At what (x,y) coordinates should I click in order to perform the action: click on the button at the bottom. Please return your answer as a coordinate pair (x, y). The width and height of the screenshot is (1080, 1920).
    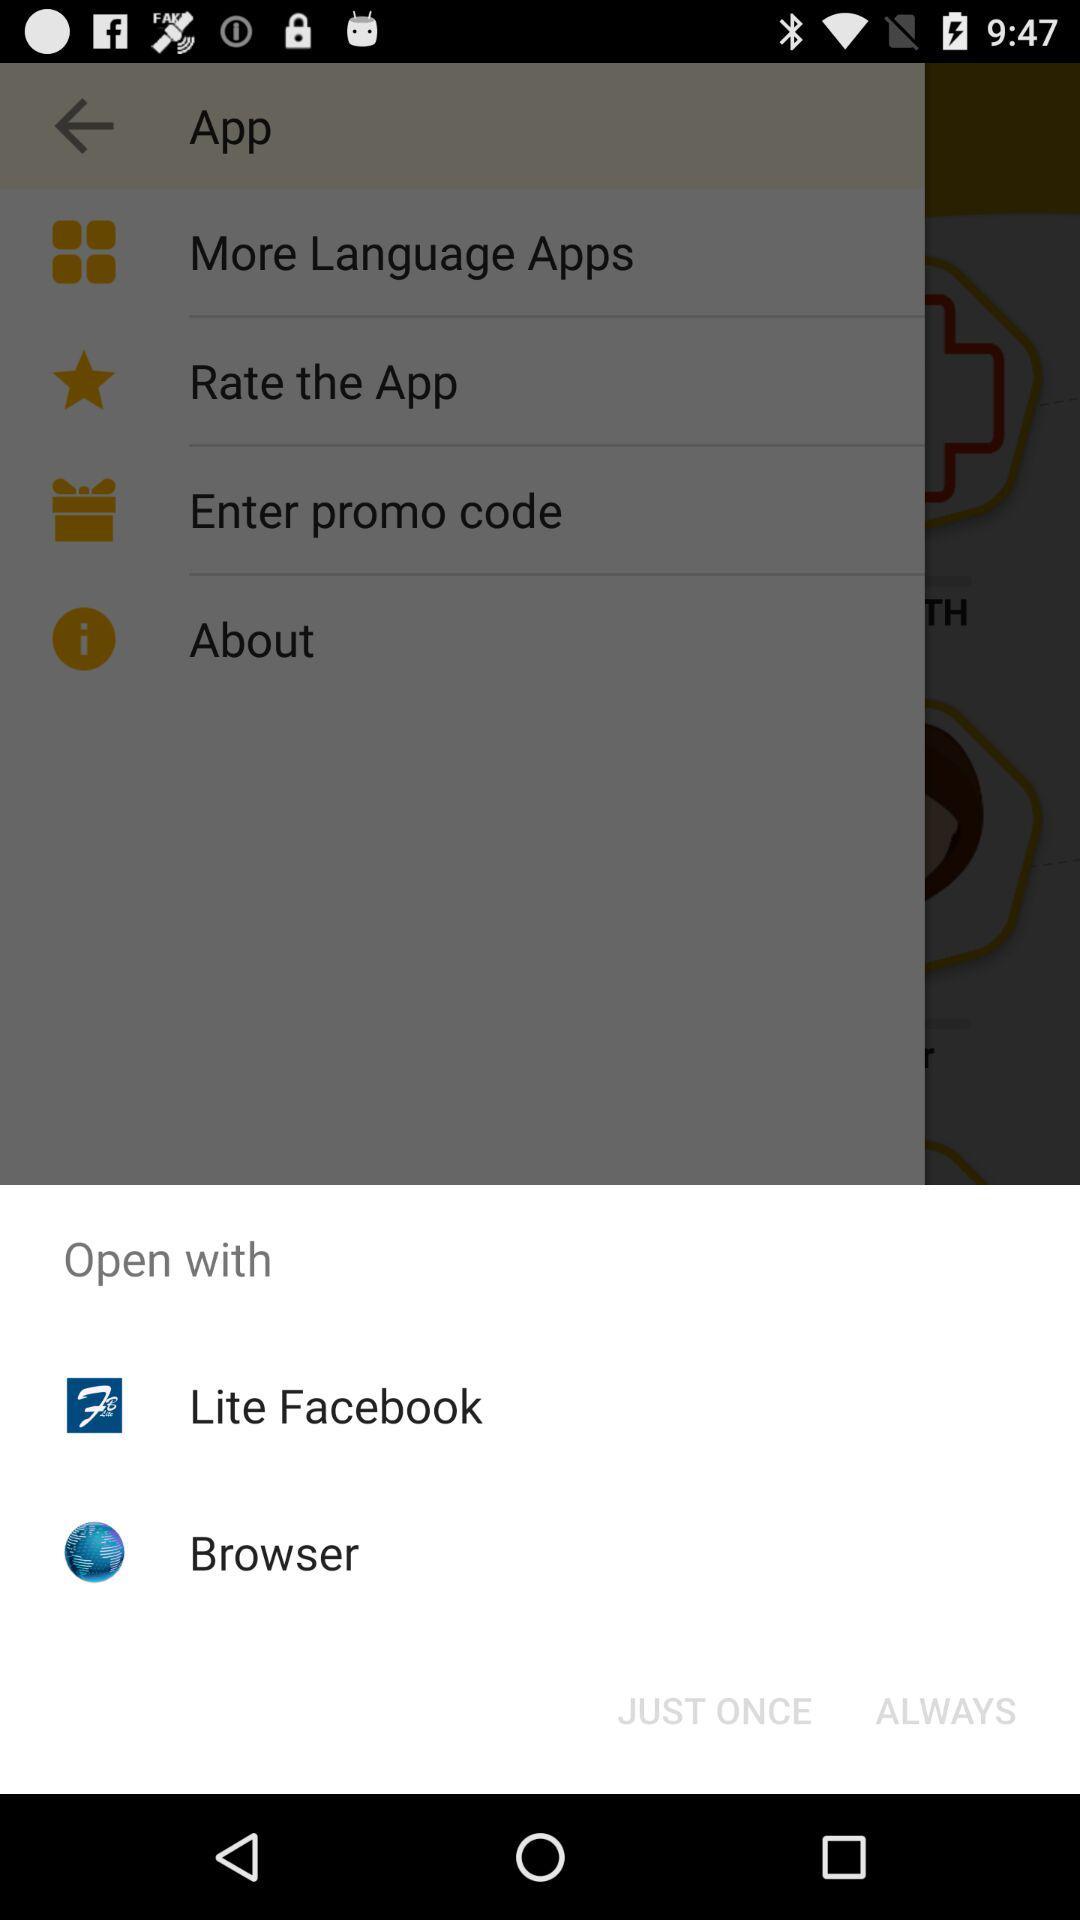
    Looking at the image, I should click on (713, 1708).